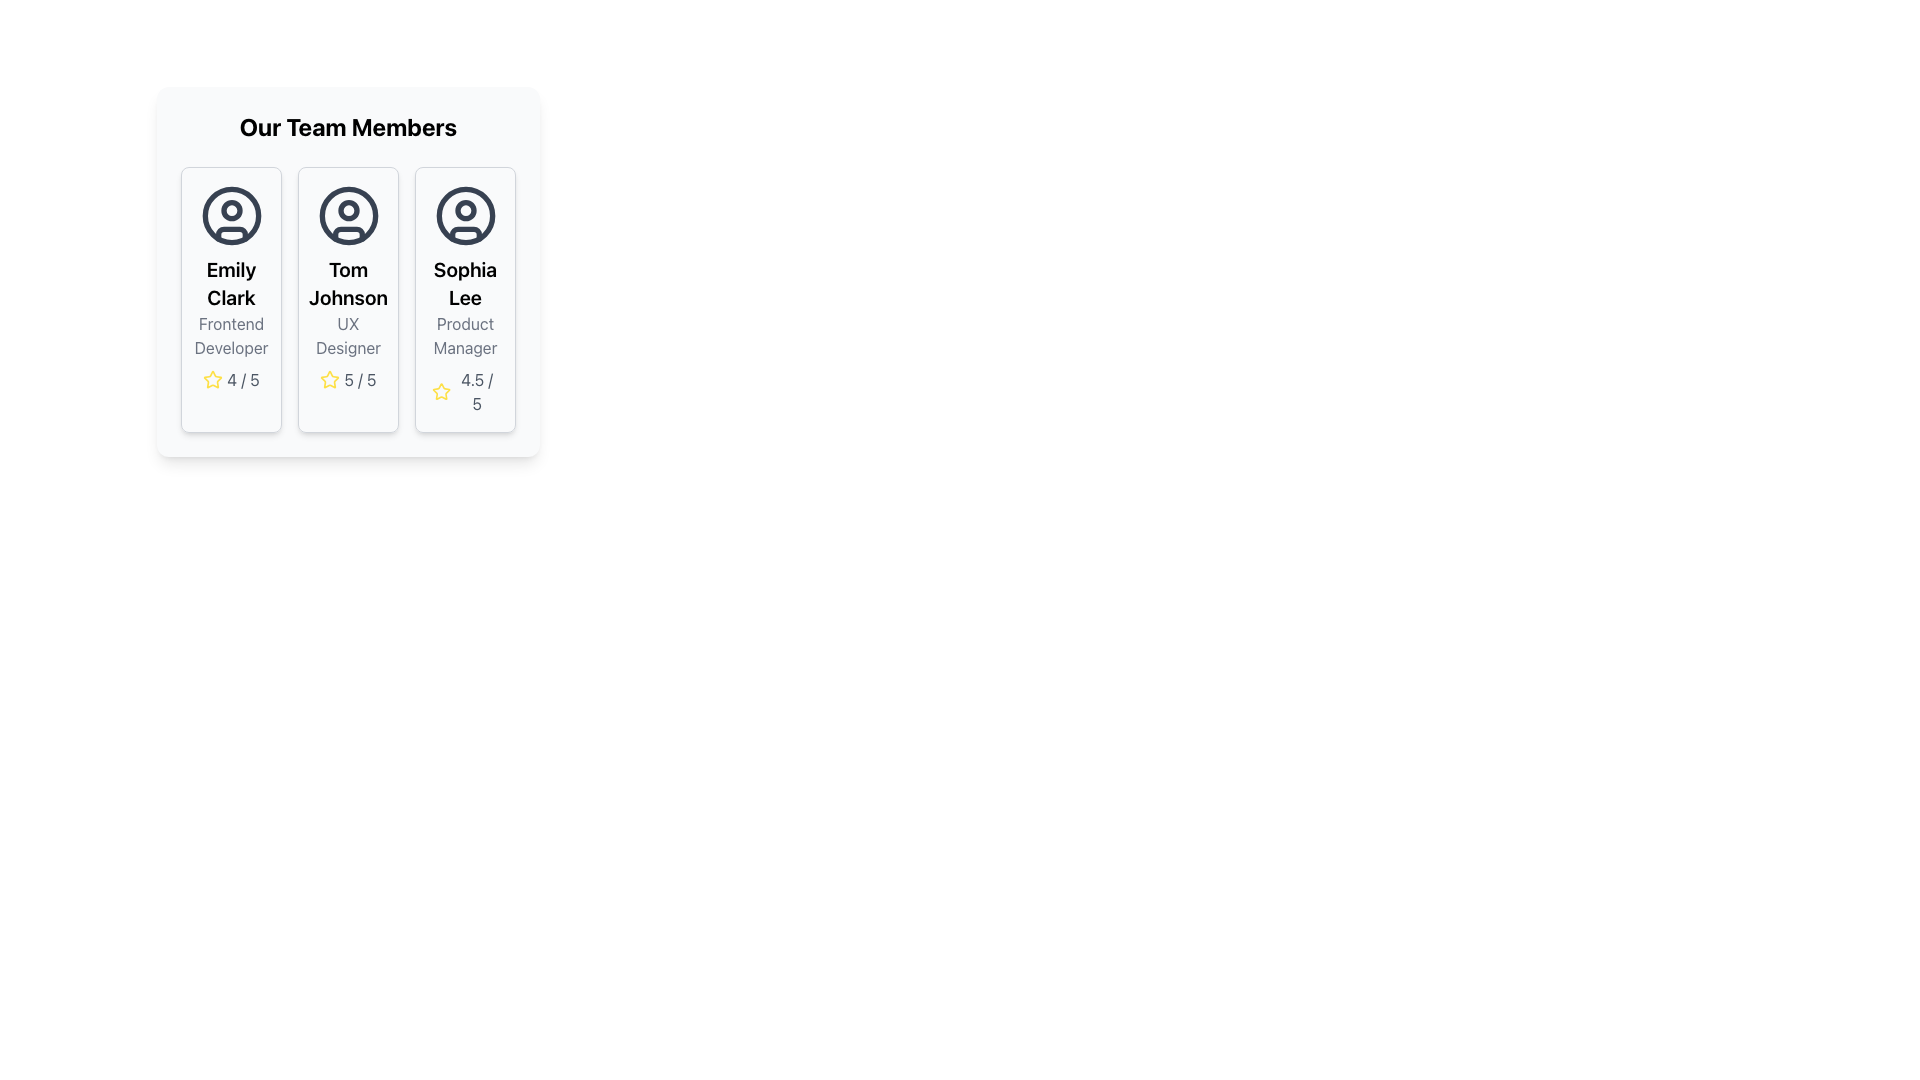  What do you see at coordinates (231, 300) in the screenshot?
I see `the profile card for 'Emily Clark', which is the first card in the set, displaying her role as 'Frontend Developer' and a performance rating of '4 / 5'` at bounding box center [231, 300].